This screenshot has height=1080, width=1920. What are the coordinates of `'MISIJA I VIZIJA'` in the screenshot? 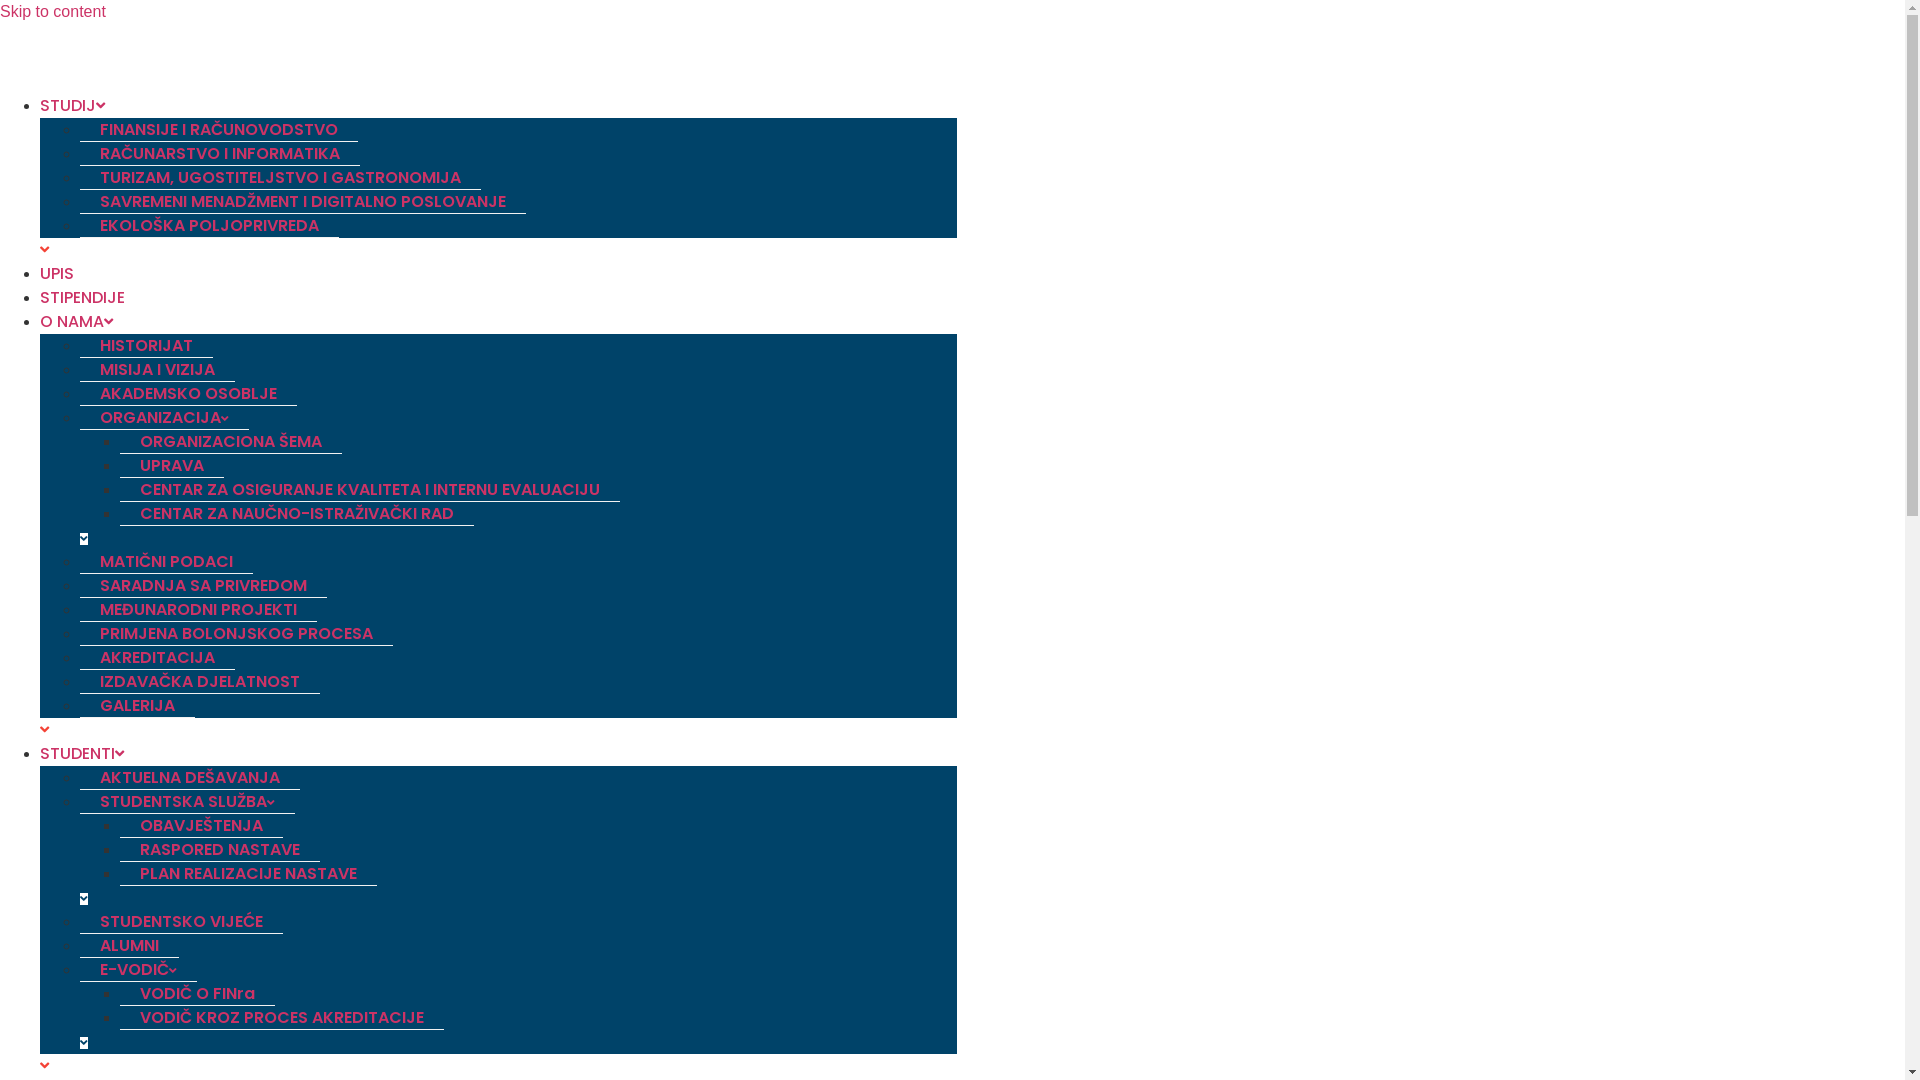 It's located at (156, 370).